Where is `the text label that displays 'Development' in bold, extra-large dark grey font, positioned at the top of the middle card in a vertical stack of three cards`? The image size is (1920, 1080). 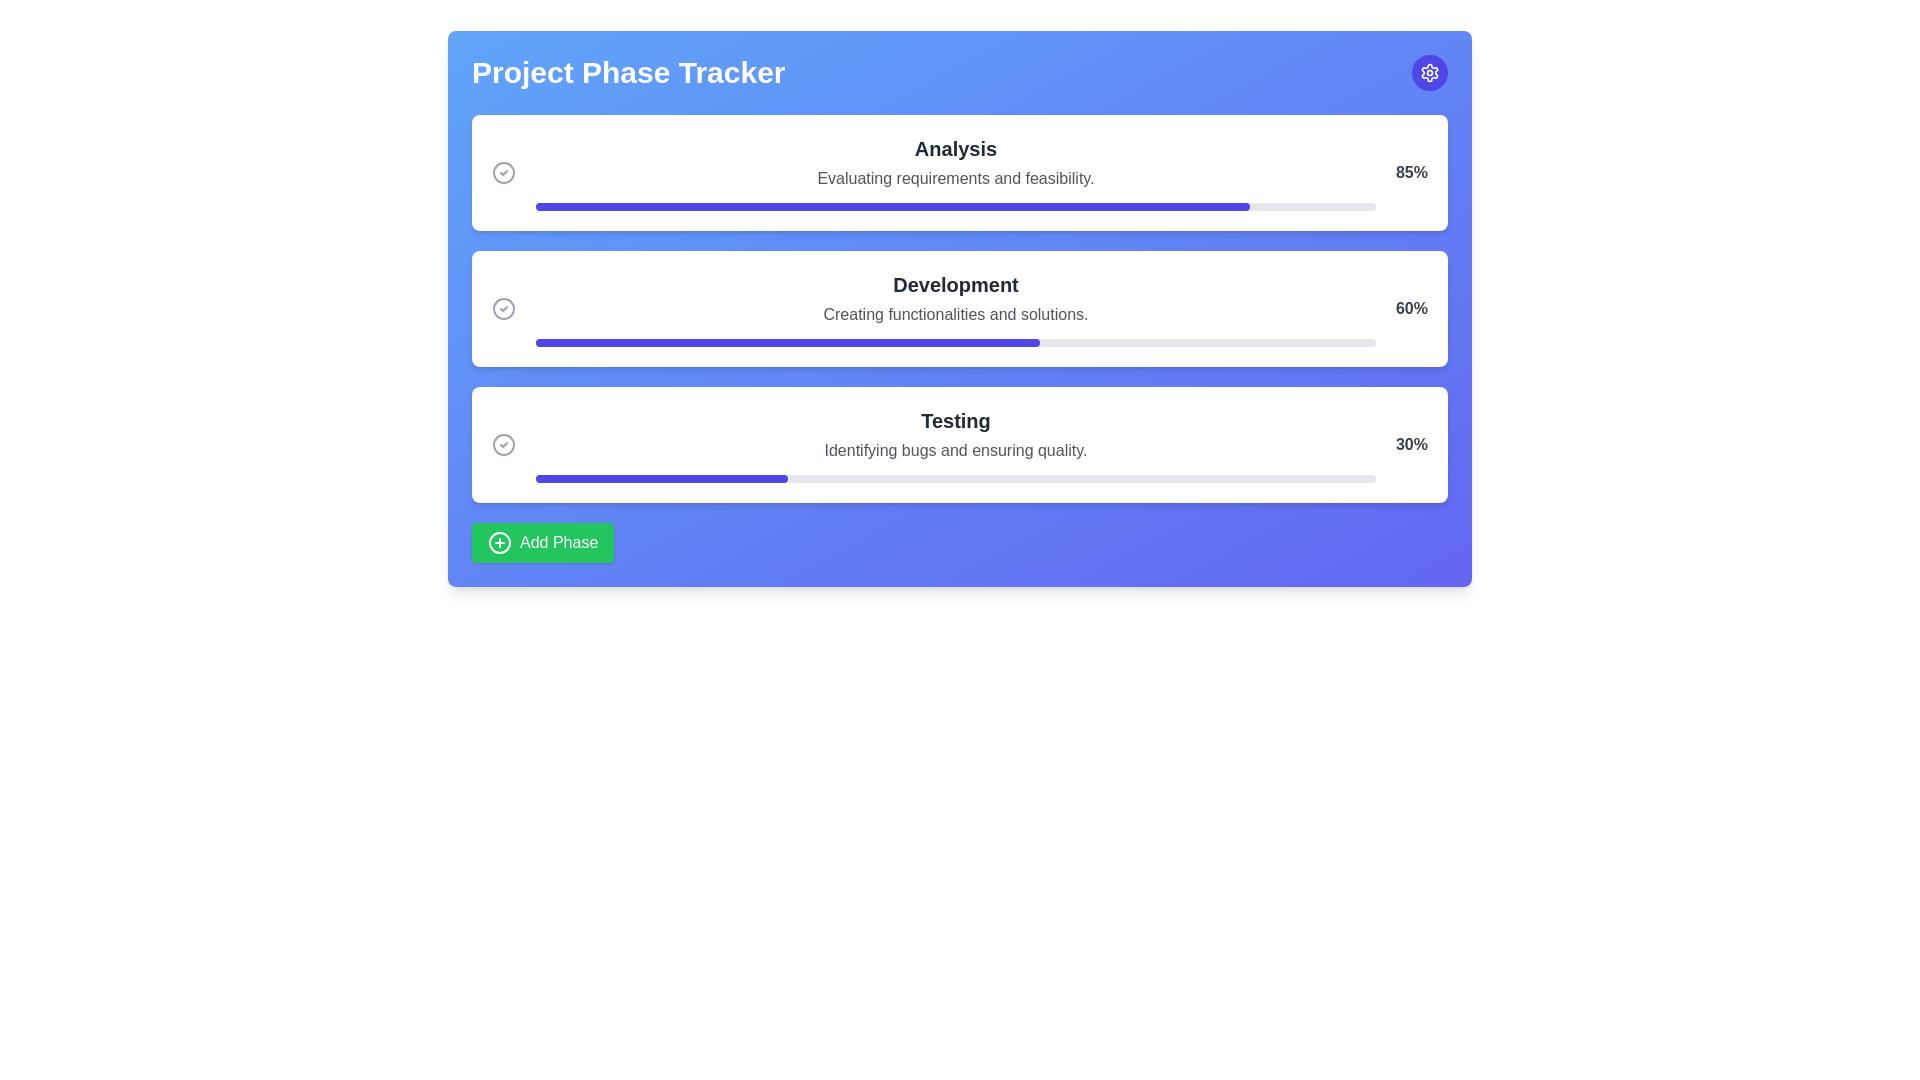
the text label that displays 'Development' in bold, extra-large dark grey font, positioned at the top of the middle card in a vertical stack of three cards is located at coordinates (954, 285).